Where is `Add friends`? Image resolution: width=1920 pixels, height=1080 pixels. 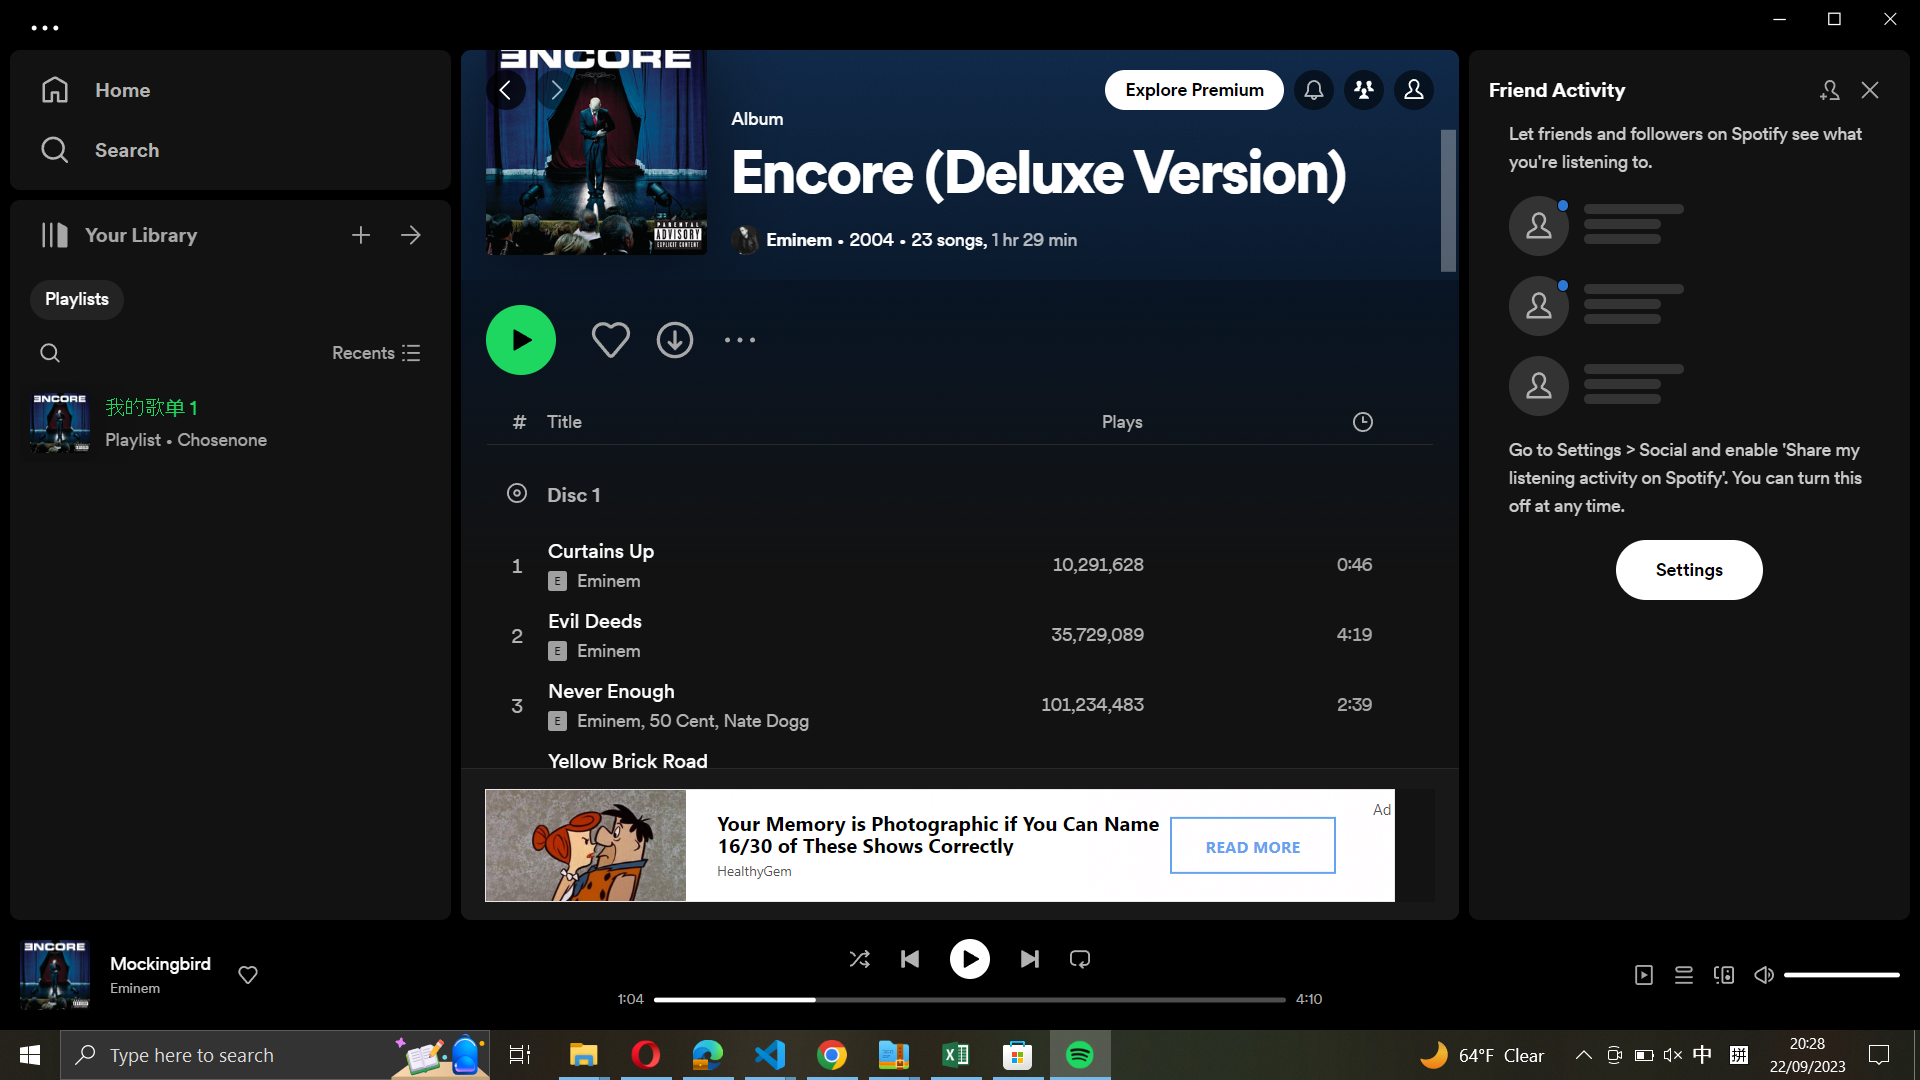
Add friends is located at coordinates (1828, 87).